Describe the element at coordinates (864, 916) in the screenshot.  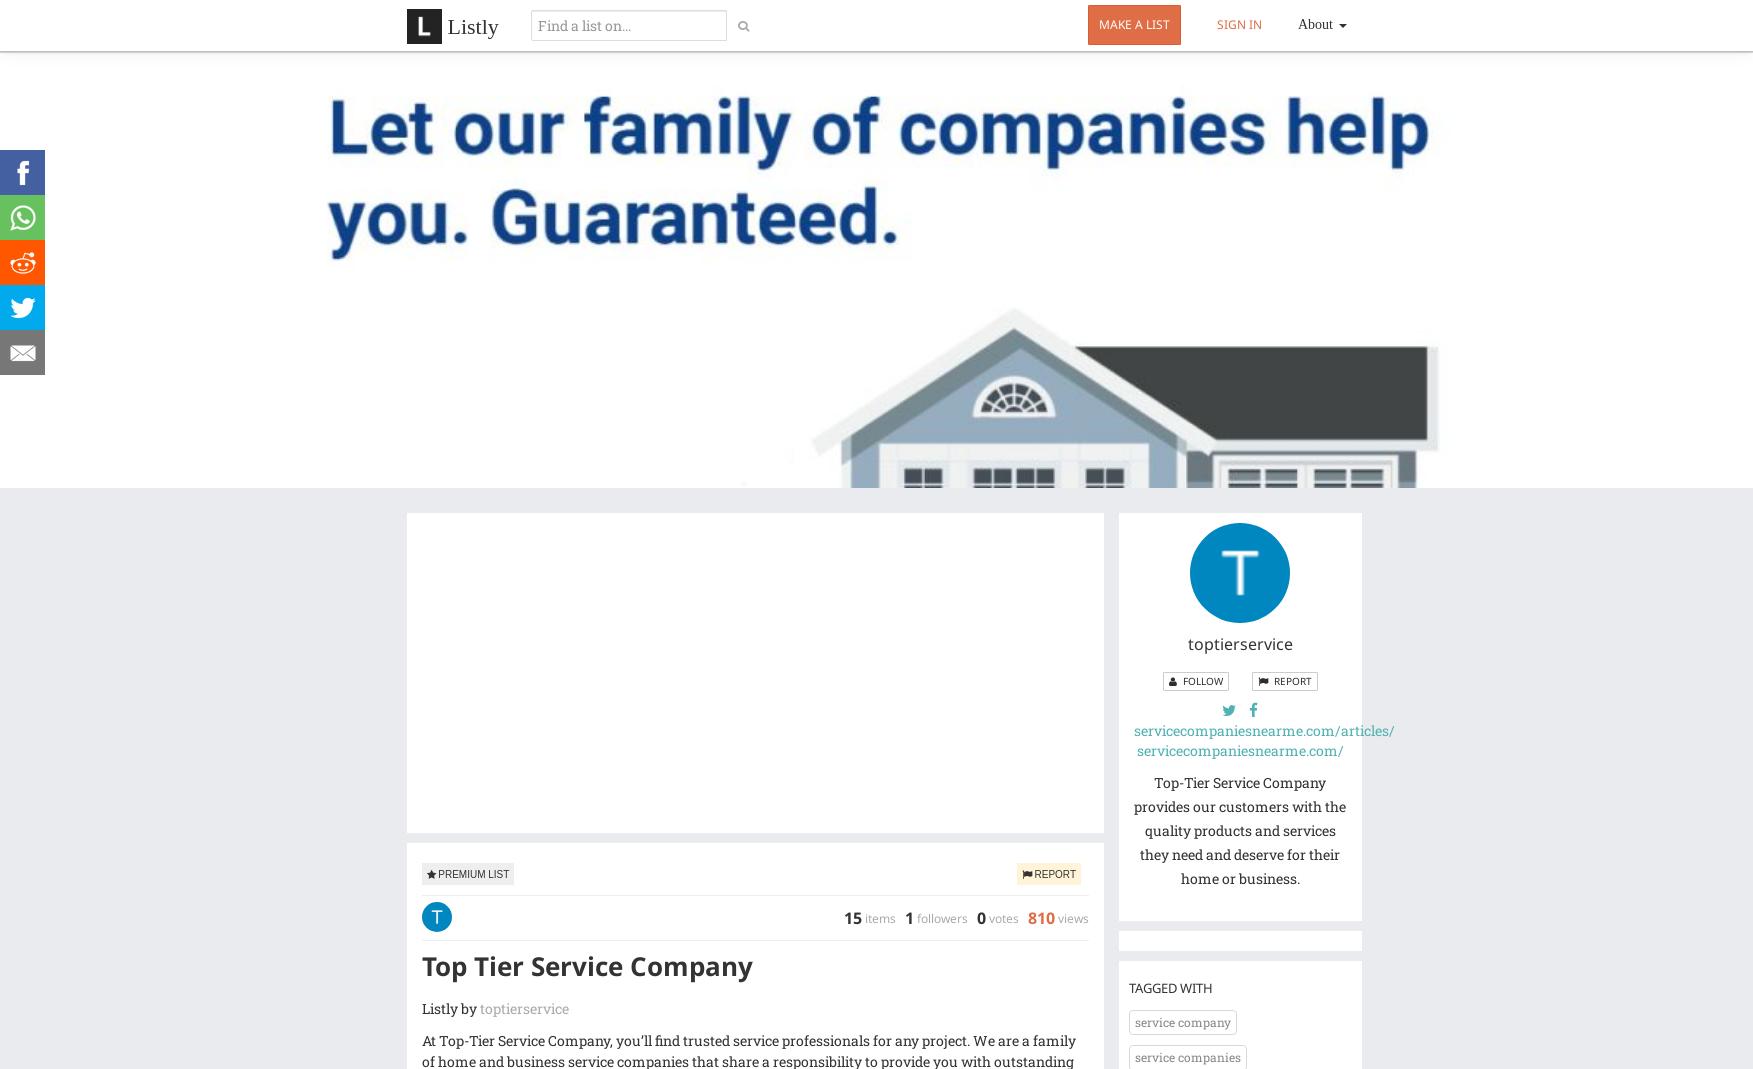
I see `'items'` at that location.